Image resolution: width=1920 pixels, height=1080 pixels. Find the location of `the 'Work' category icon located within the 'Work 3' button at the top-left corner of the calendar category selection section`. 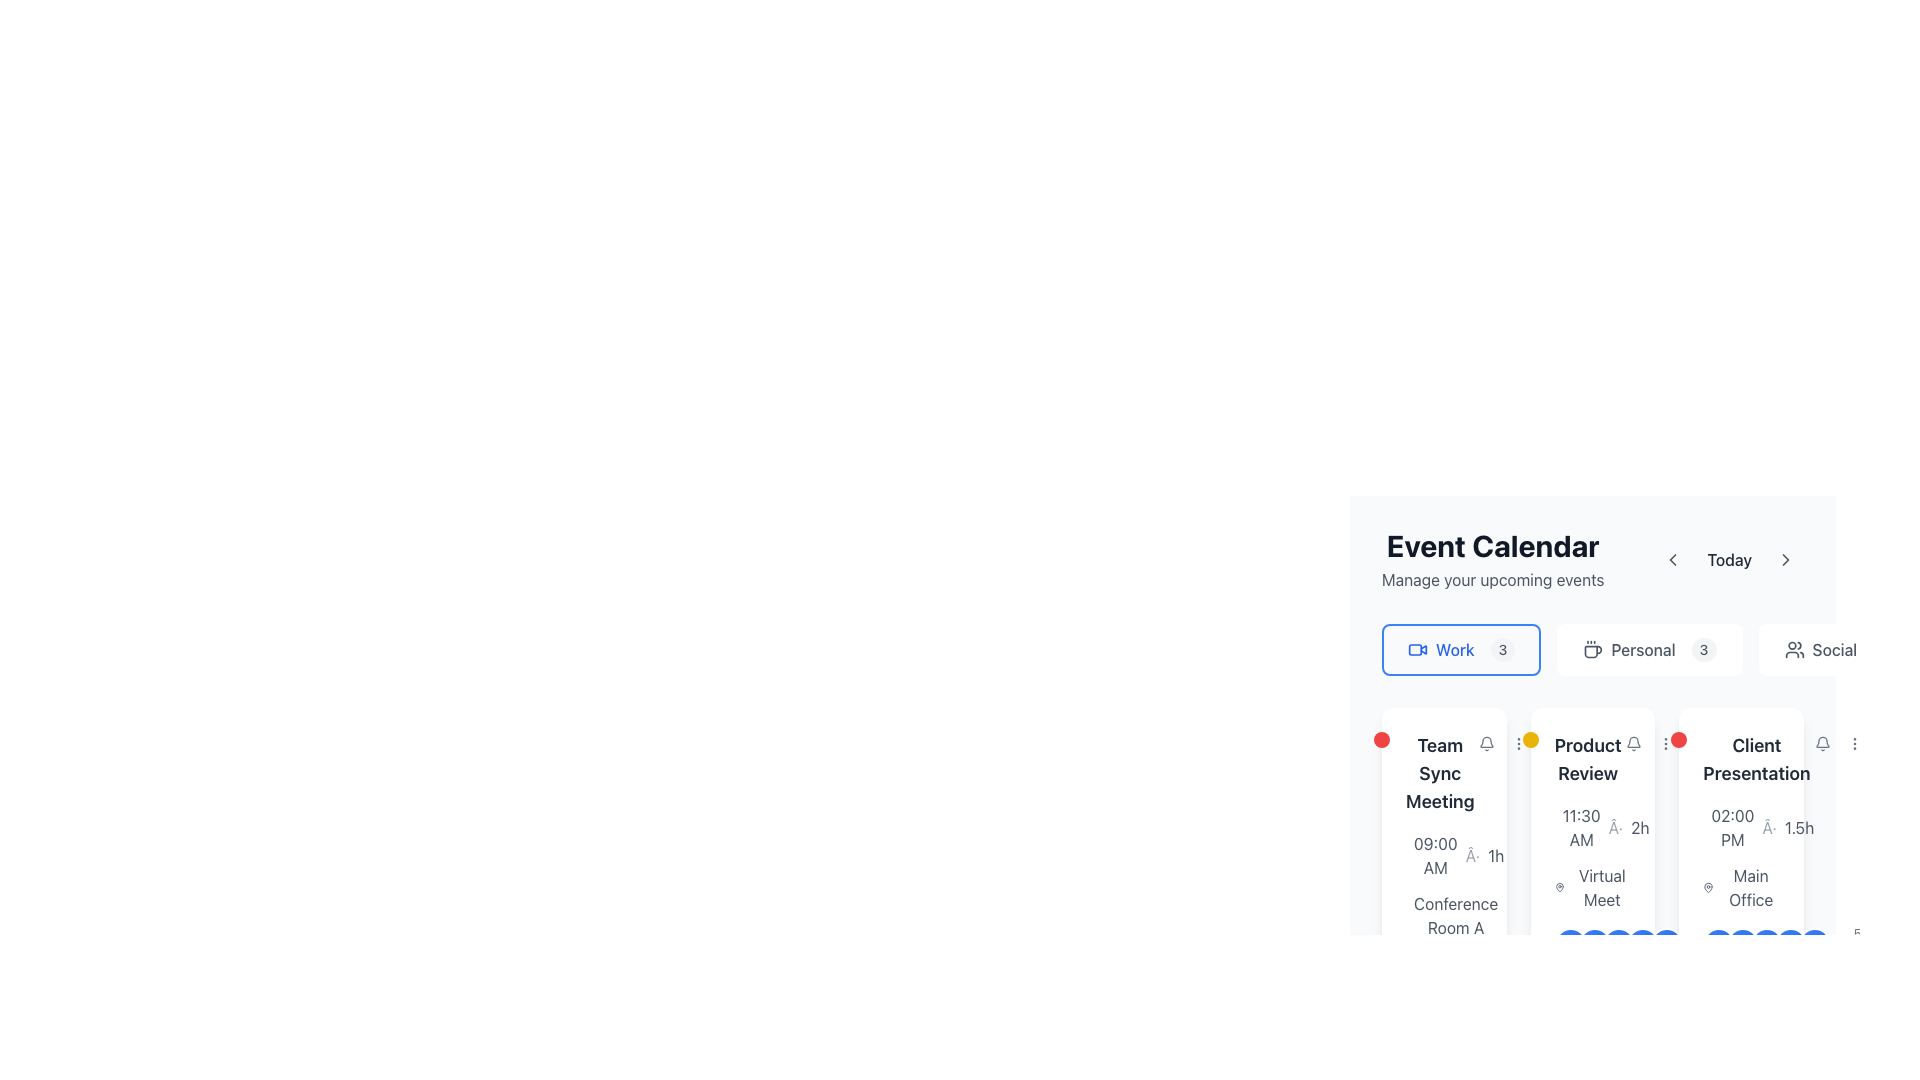

the 'Work' category icon located within the 'Work 3' button at the top-left corner of the calendar category selection section is located at coordinates (1416, 650).